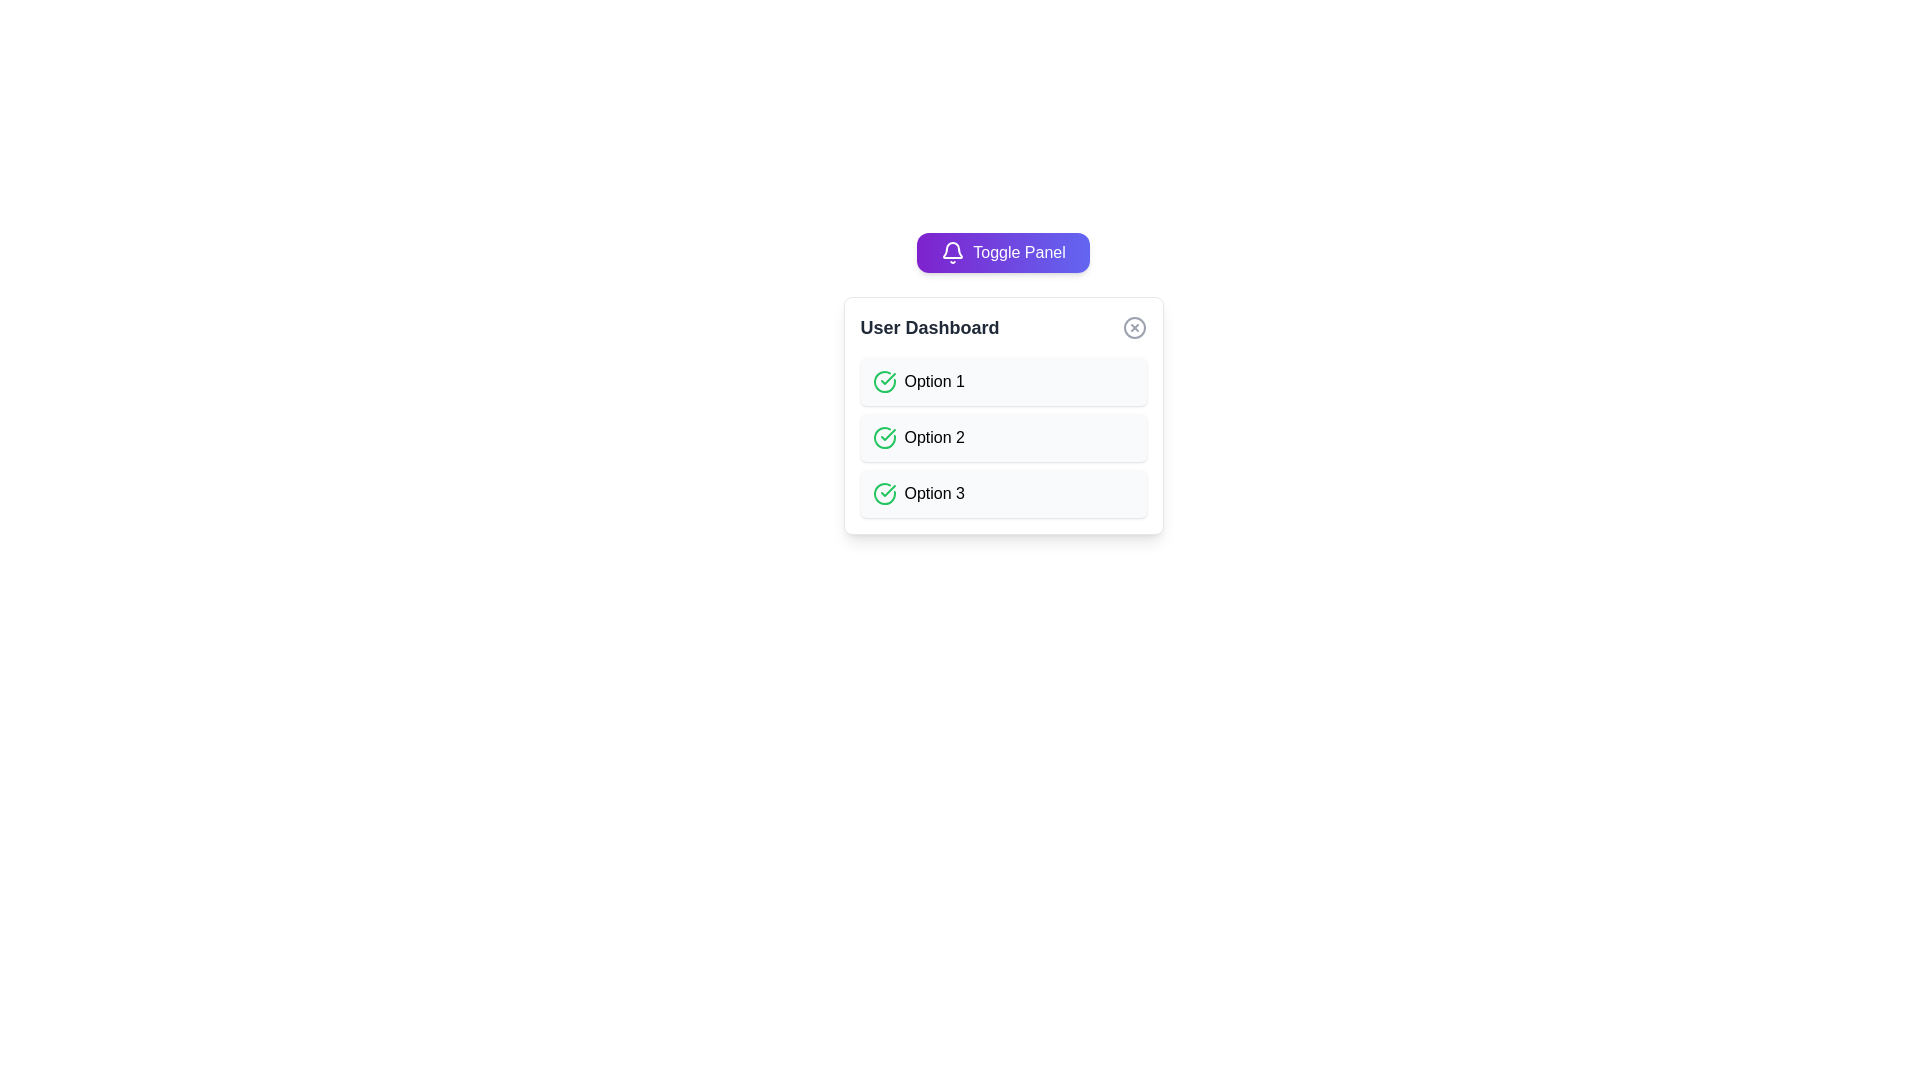 The image size is (1920, 1080). Describe the element at coordinates (1003, 493) in the screenshot. I see `the third item in the vertically stacked list of options in the 'User Dashboard'` at that location.